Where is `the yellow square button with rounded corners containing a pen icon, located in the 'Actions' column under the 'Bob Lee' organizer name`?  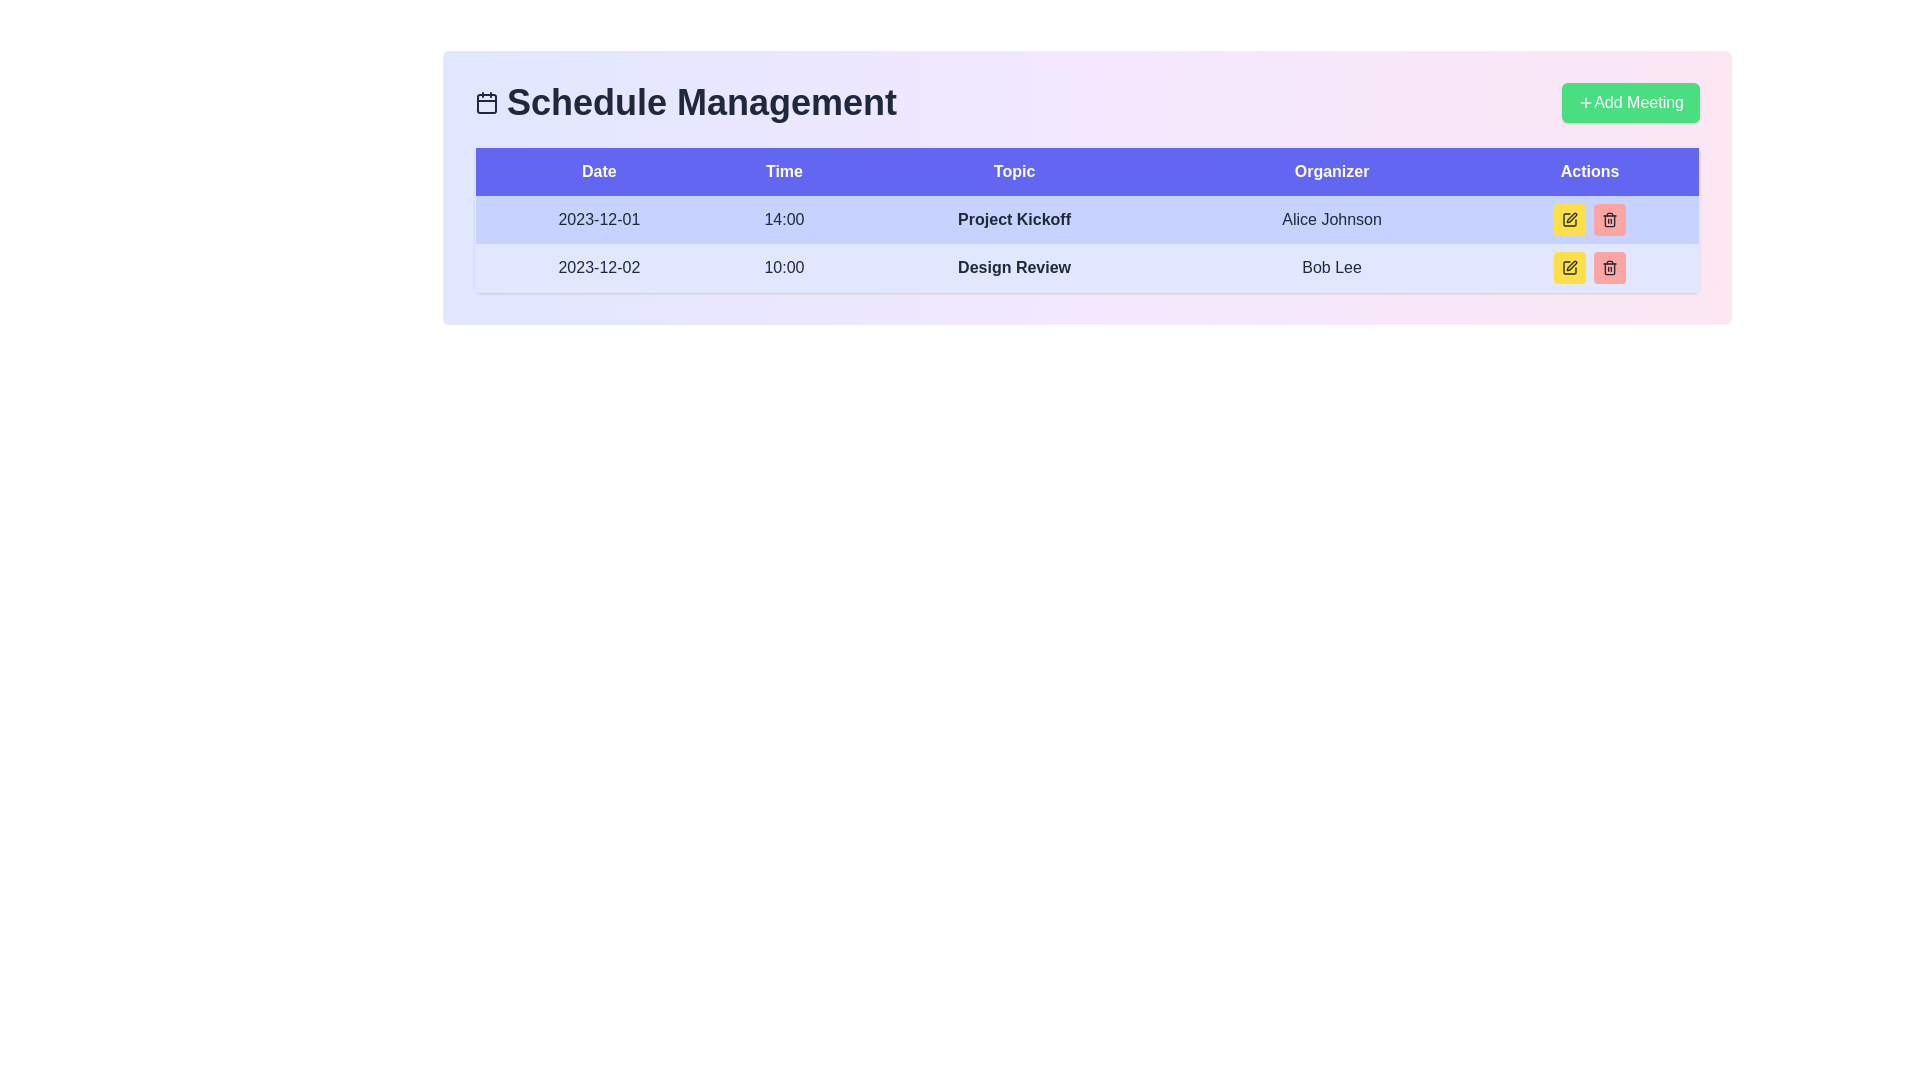 the yellow square button with rounded corners containing a pen icon, located in the 'Actions' column under the 'Bob Lee' organizer name is located at coordinates (1568, 266).